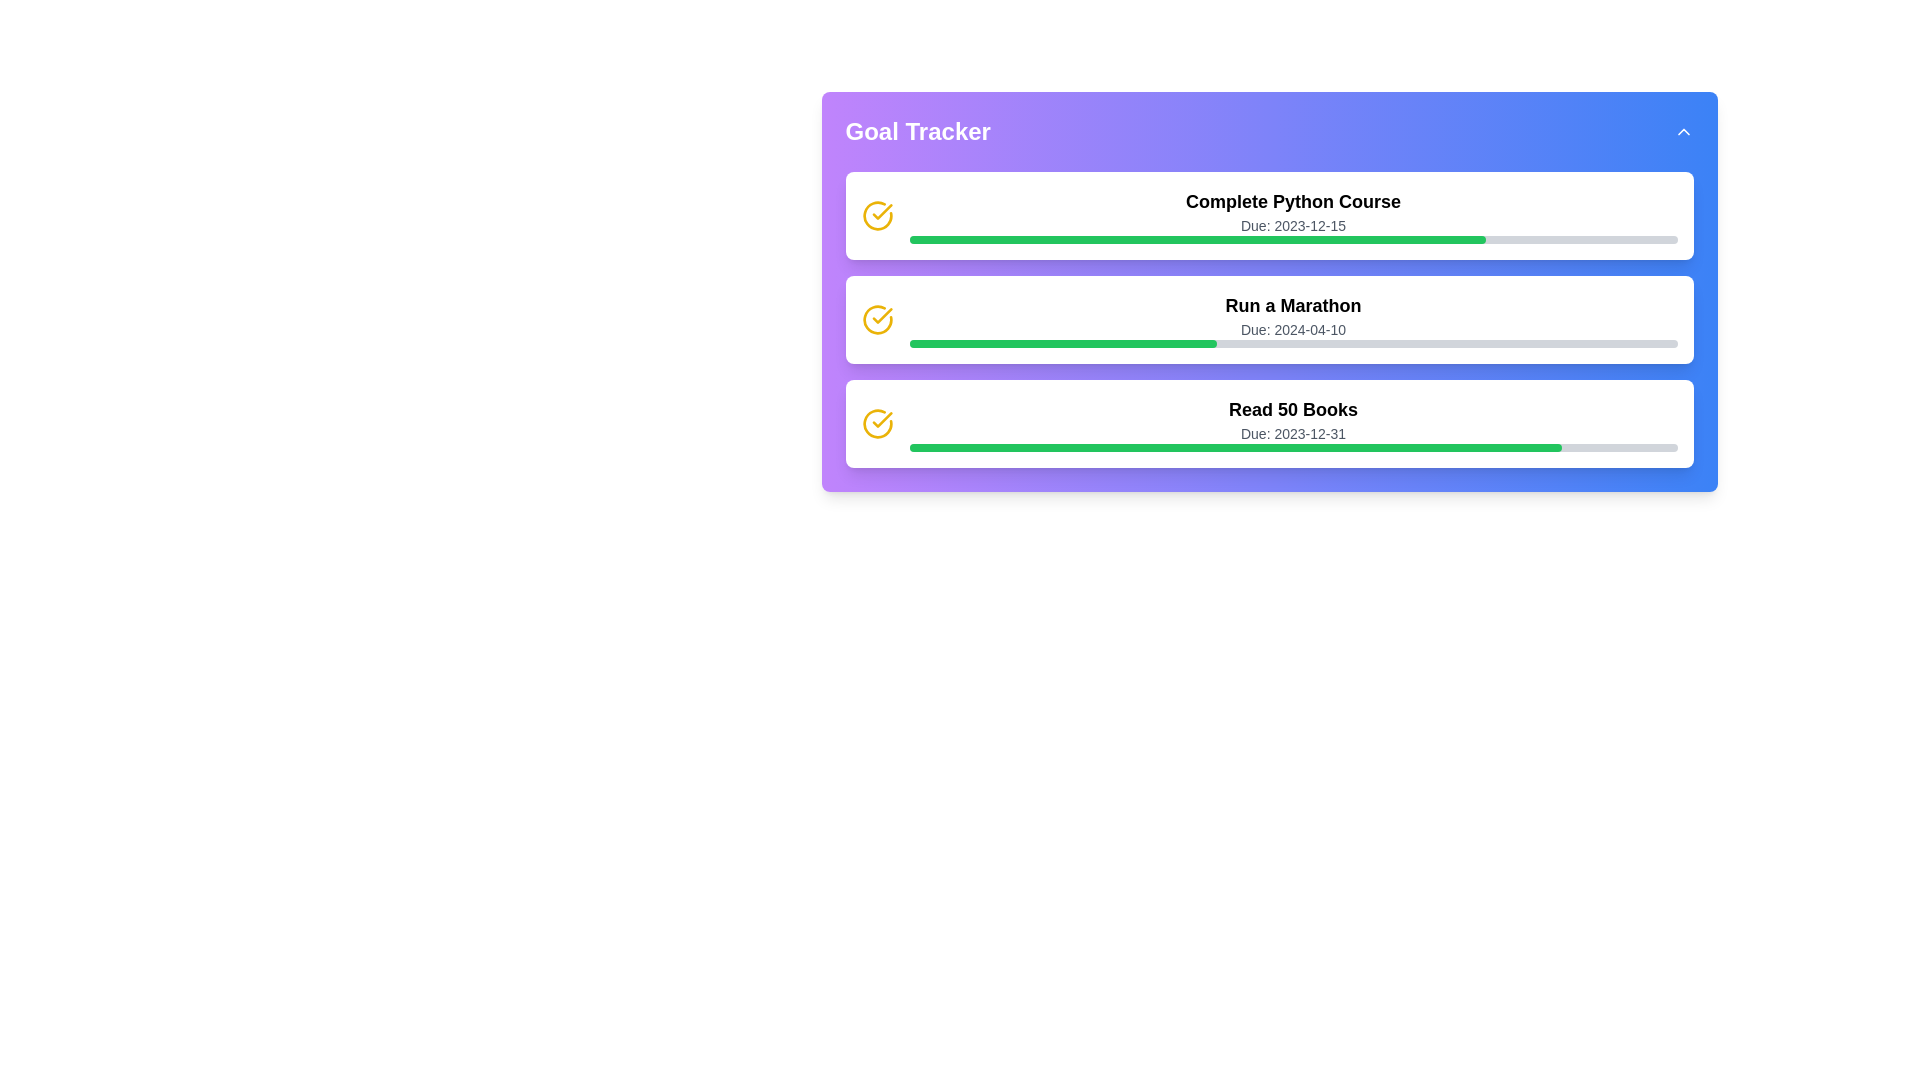 The image size is (1920, 1080). What do you see at coordinates (1197, 238) in the screenshot?
I see `the green progress indicator representing 75% completion in the goal tracker interface, located below the 'Complete Python Course' label` at bounding box center [1197, 238].